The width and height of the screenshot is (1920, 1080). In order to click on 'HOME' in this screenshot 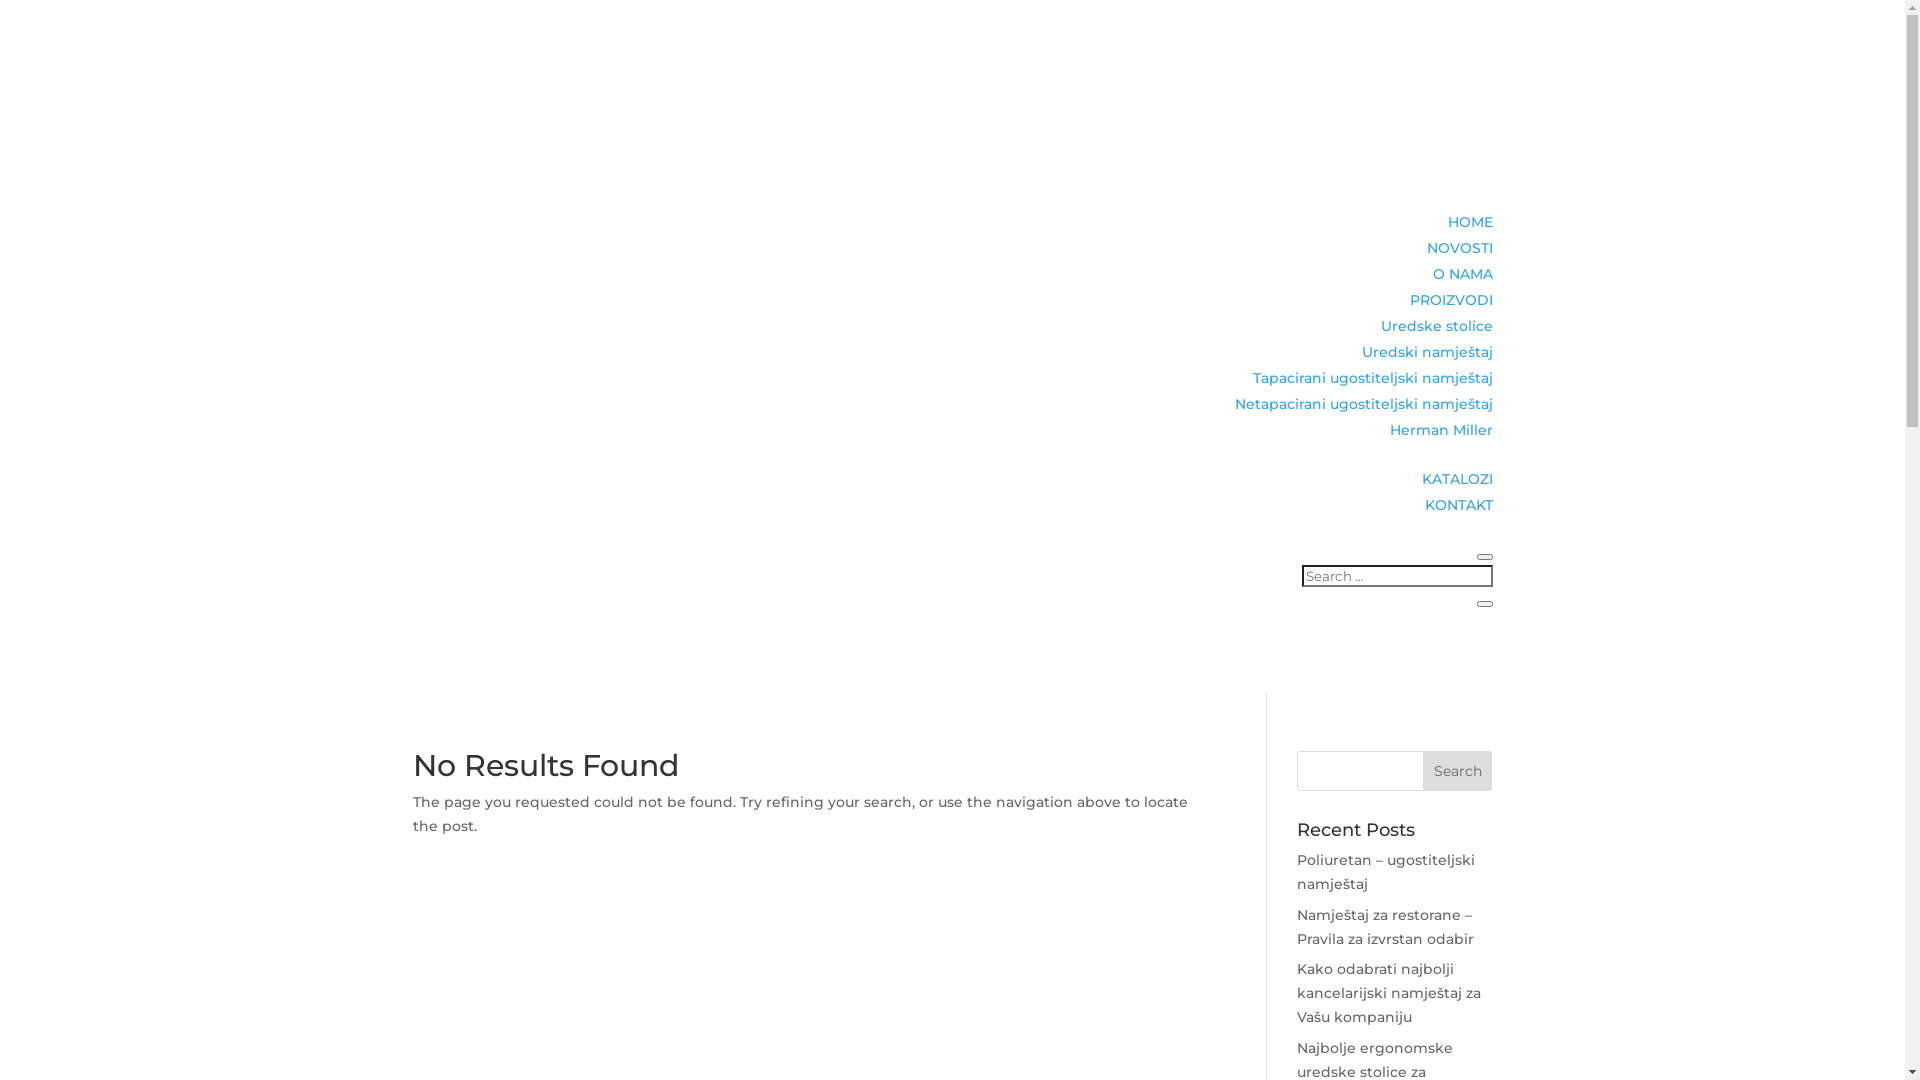, I will do `click(1470, 222)`.